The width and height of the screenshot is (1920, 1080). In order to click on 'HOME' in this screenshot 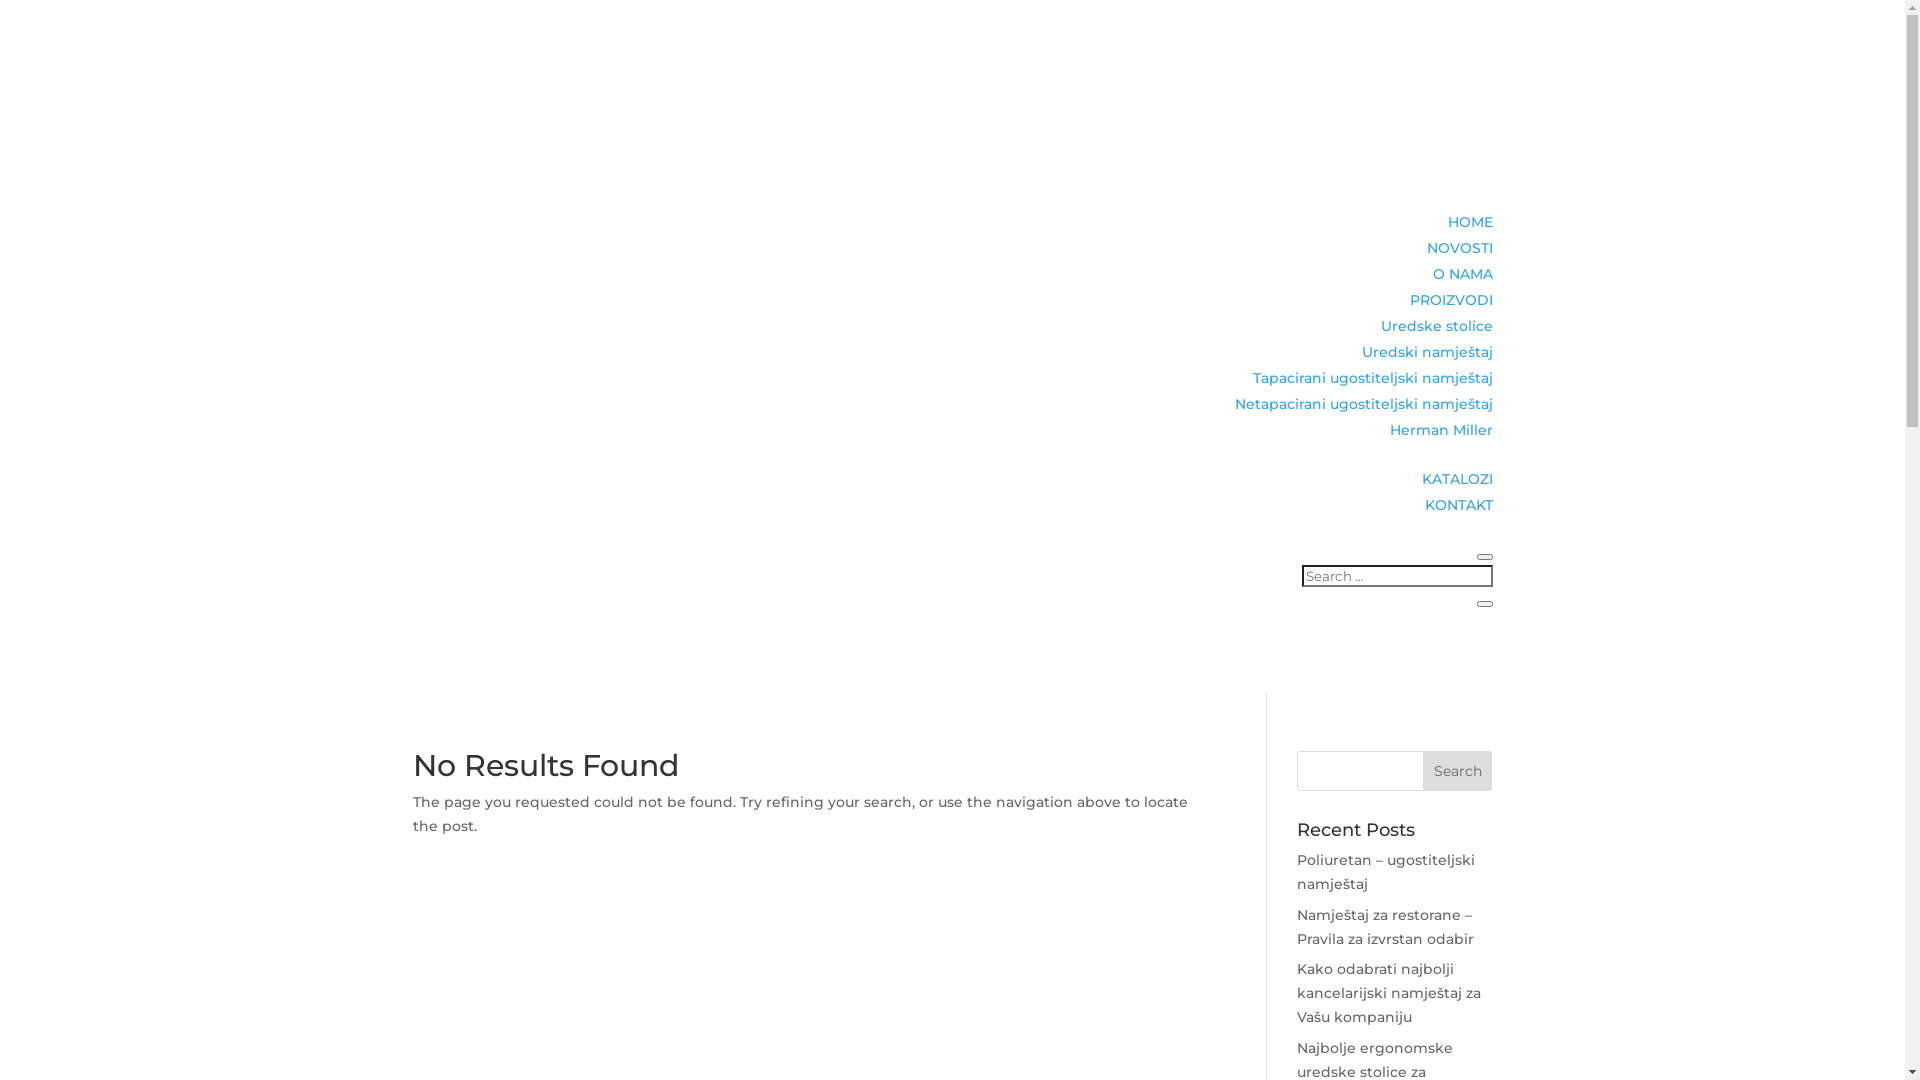, I will do `click(1470, 222)`.